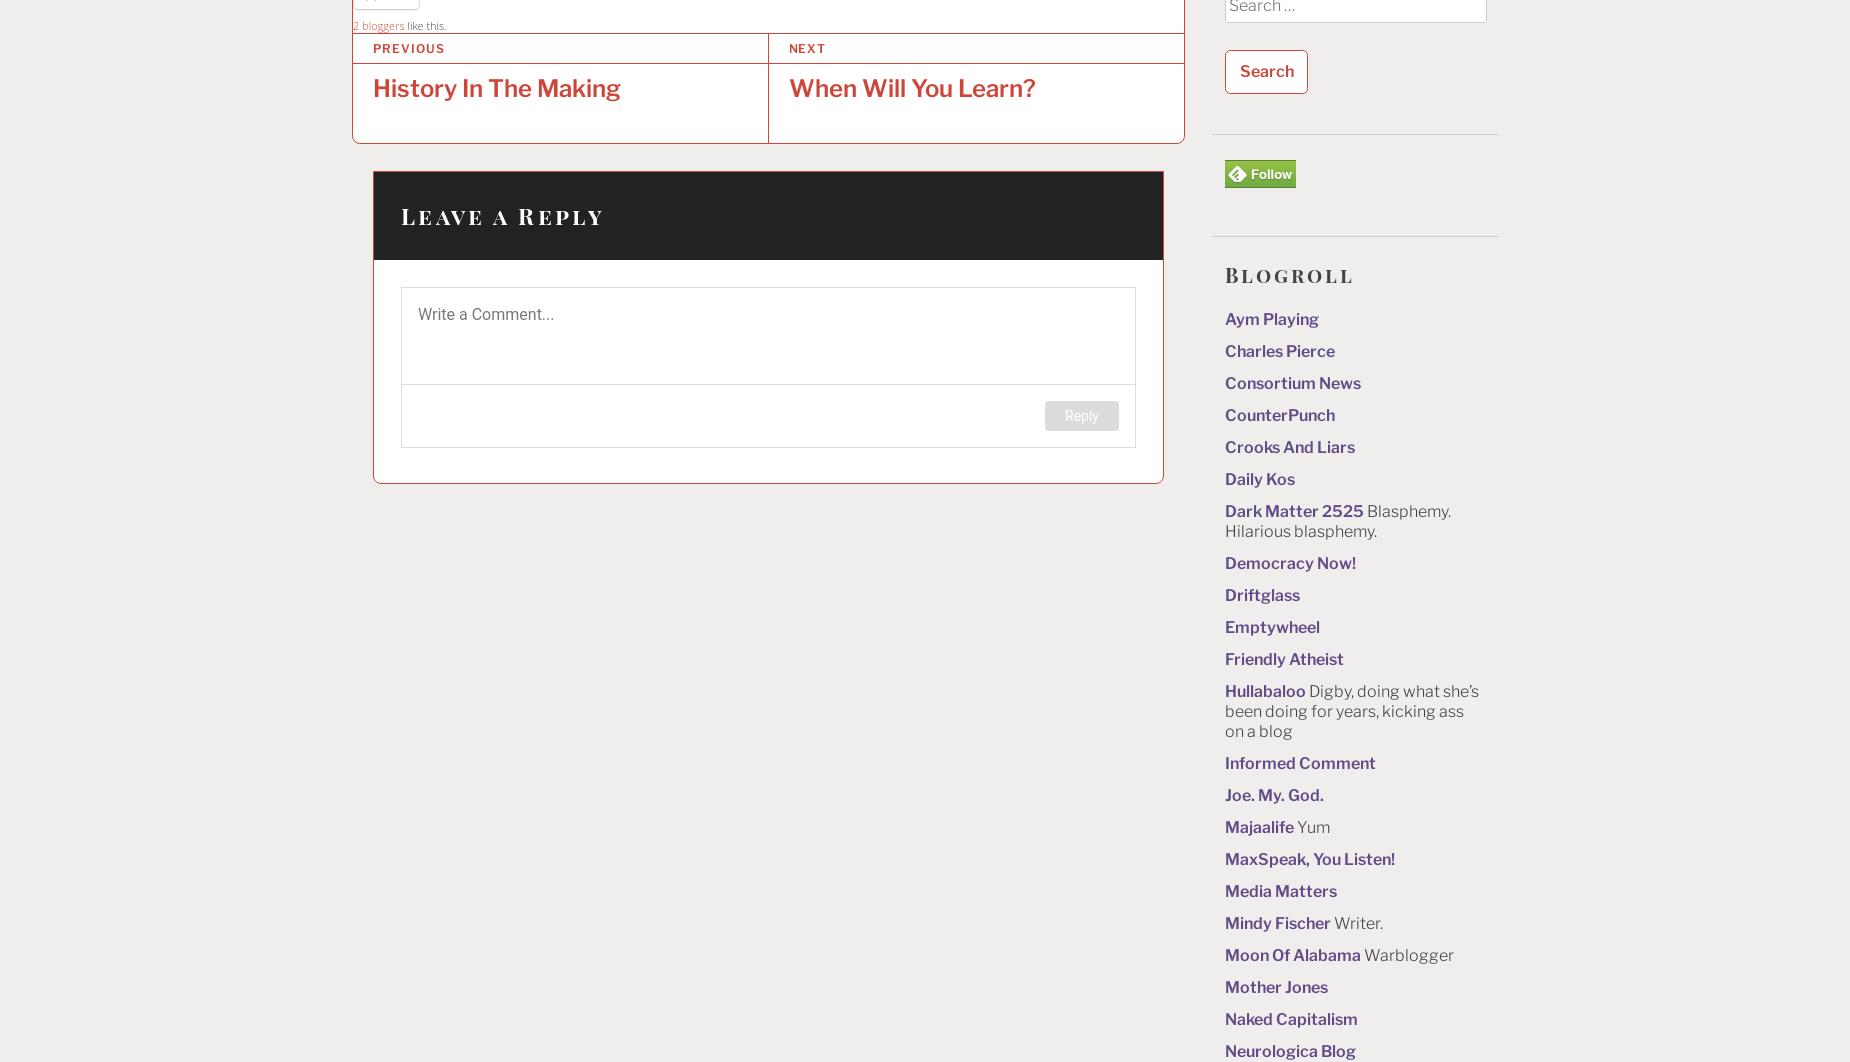 The width and height of the screenshot is (1850, 1062). I want to click on 'Majaalife', so click(1258, 825).